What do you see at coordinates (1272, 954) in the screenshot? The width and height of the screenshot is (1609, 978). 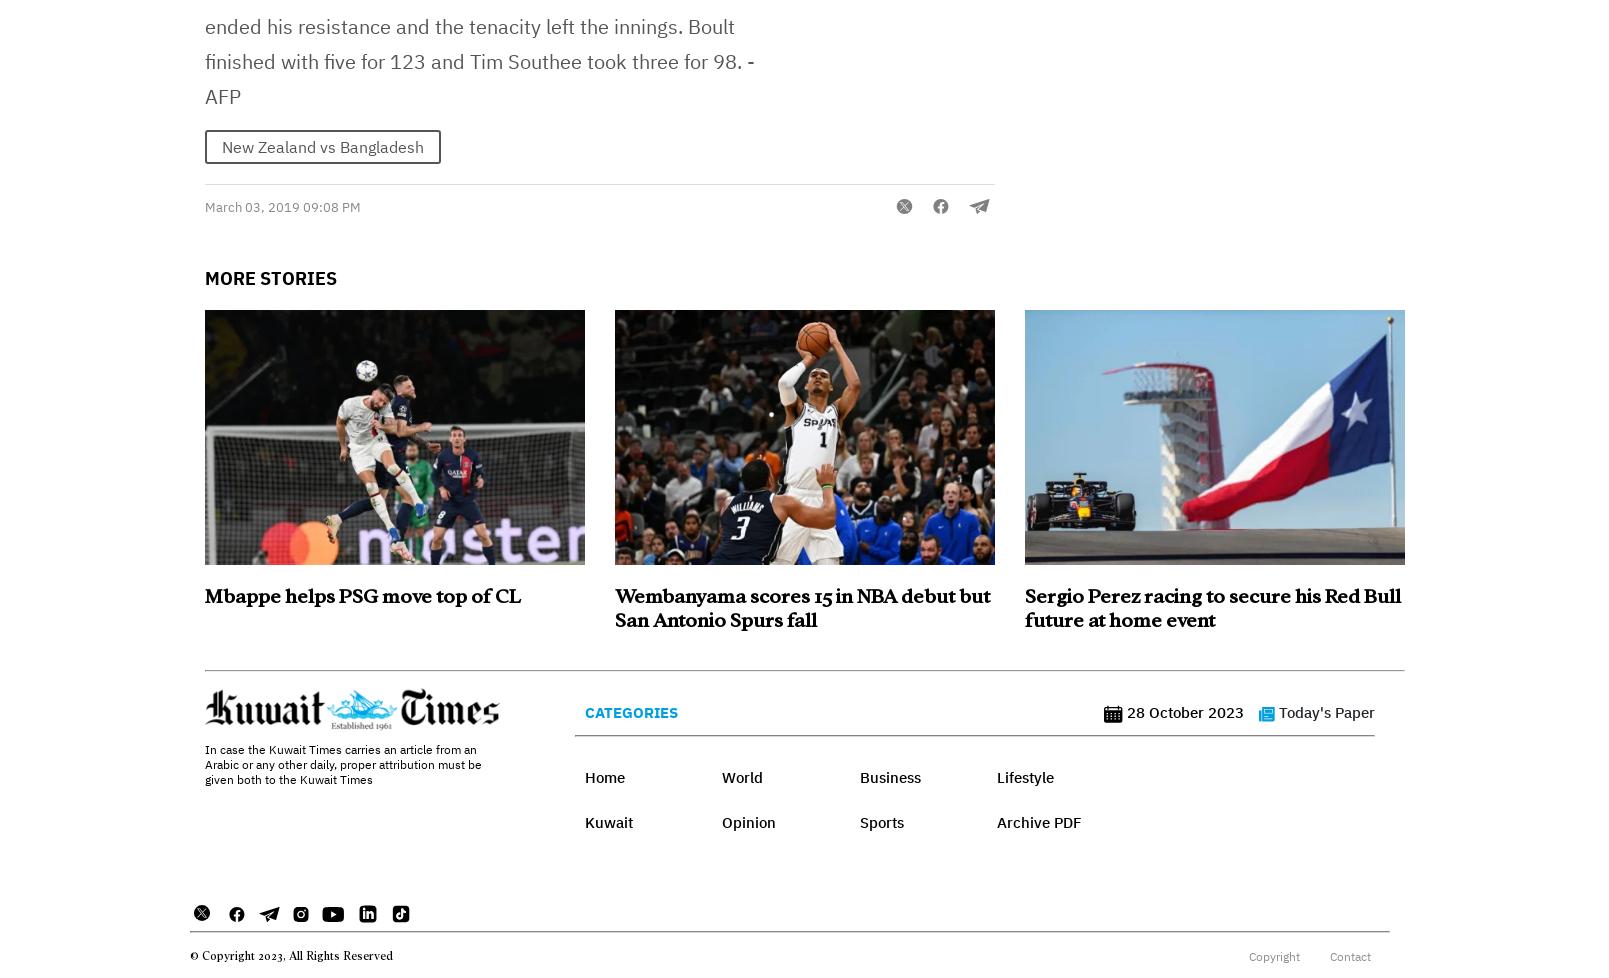 I see `'Copyright'` at bounding box center [1272, 954].